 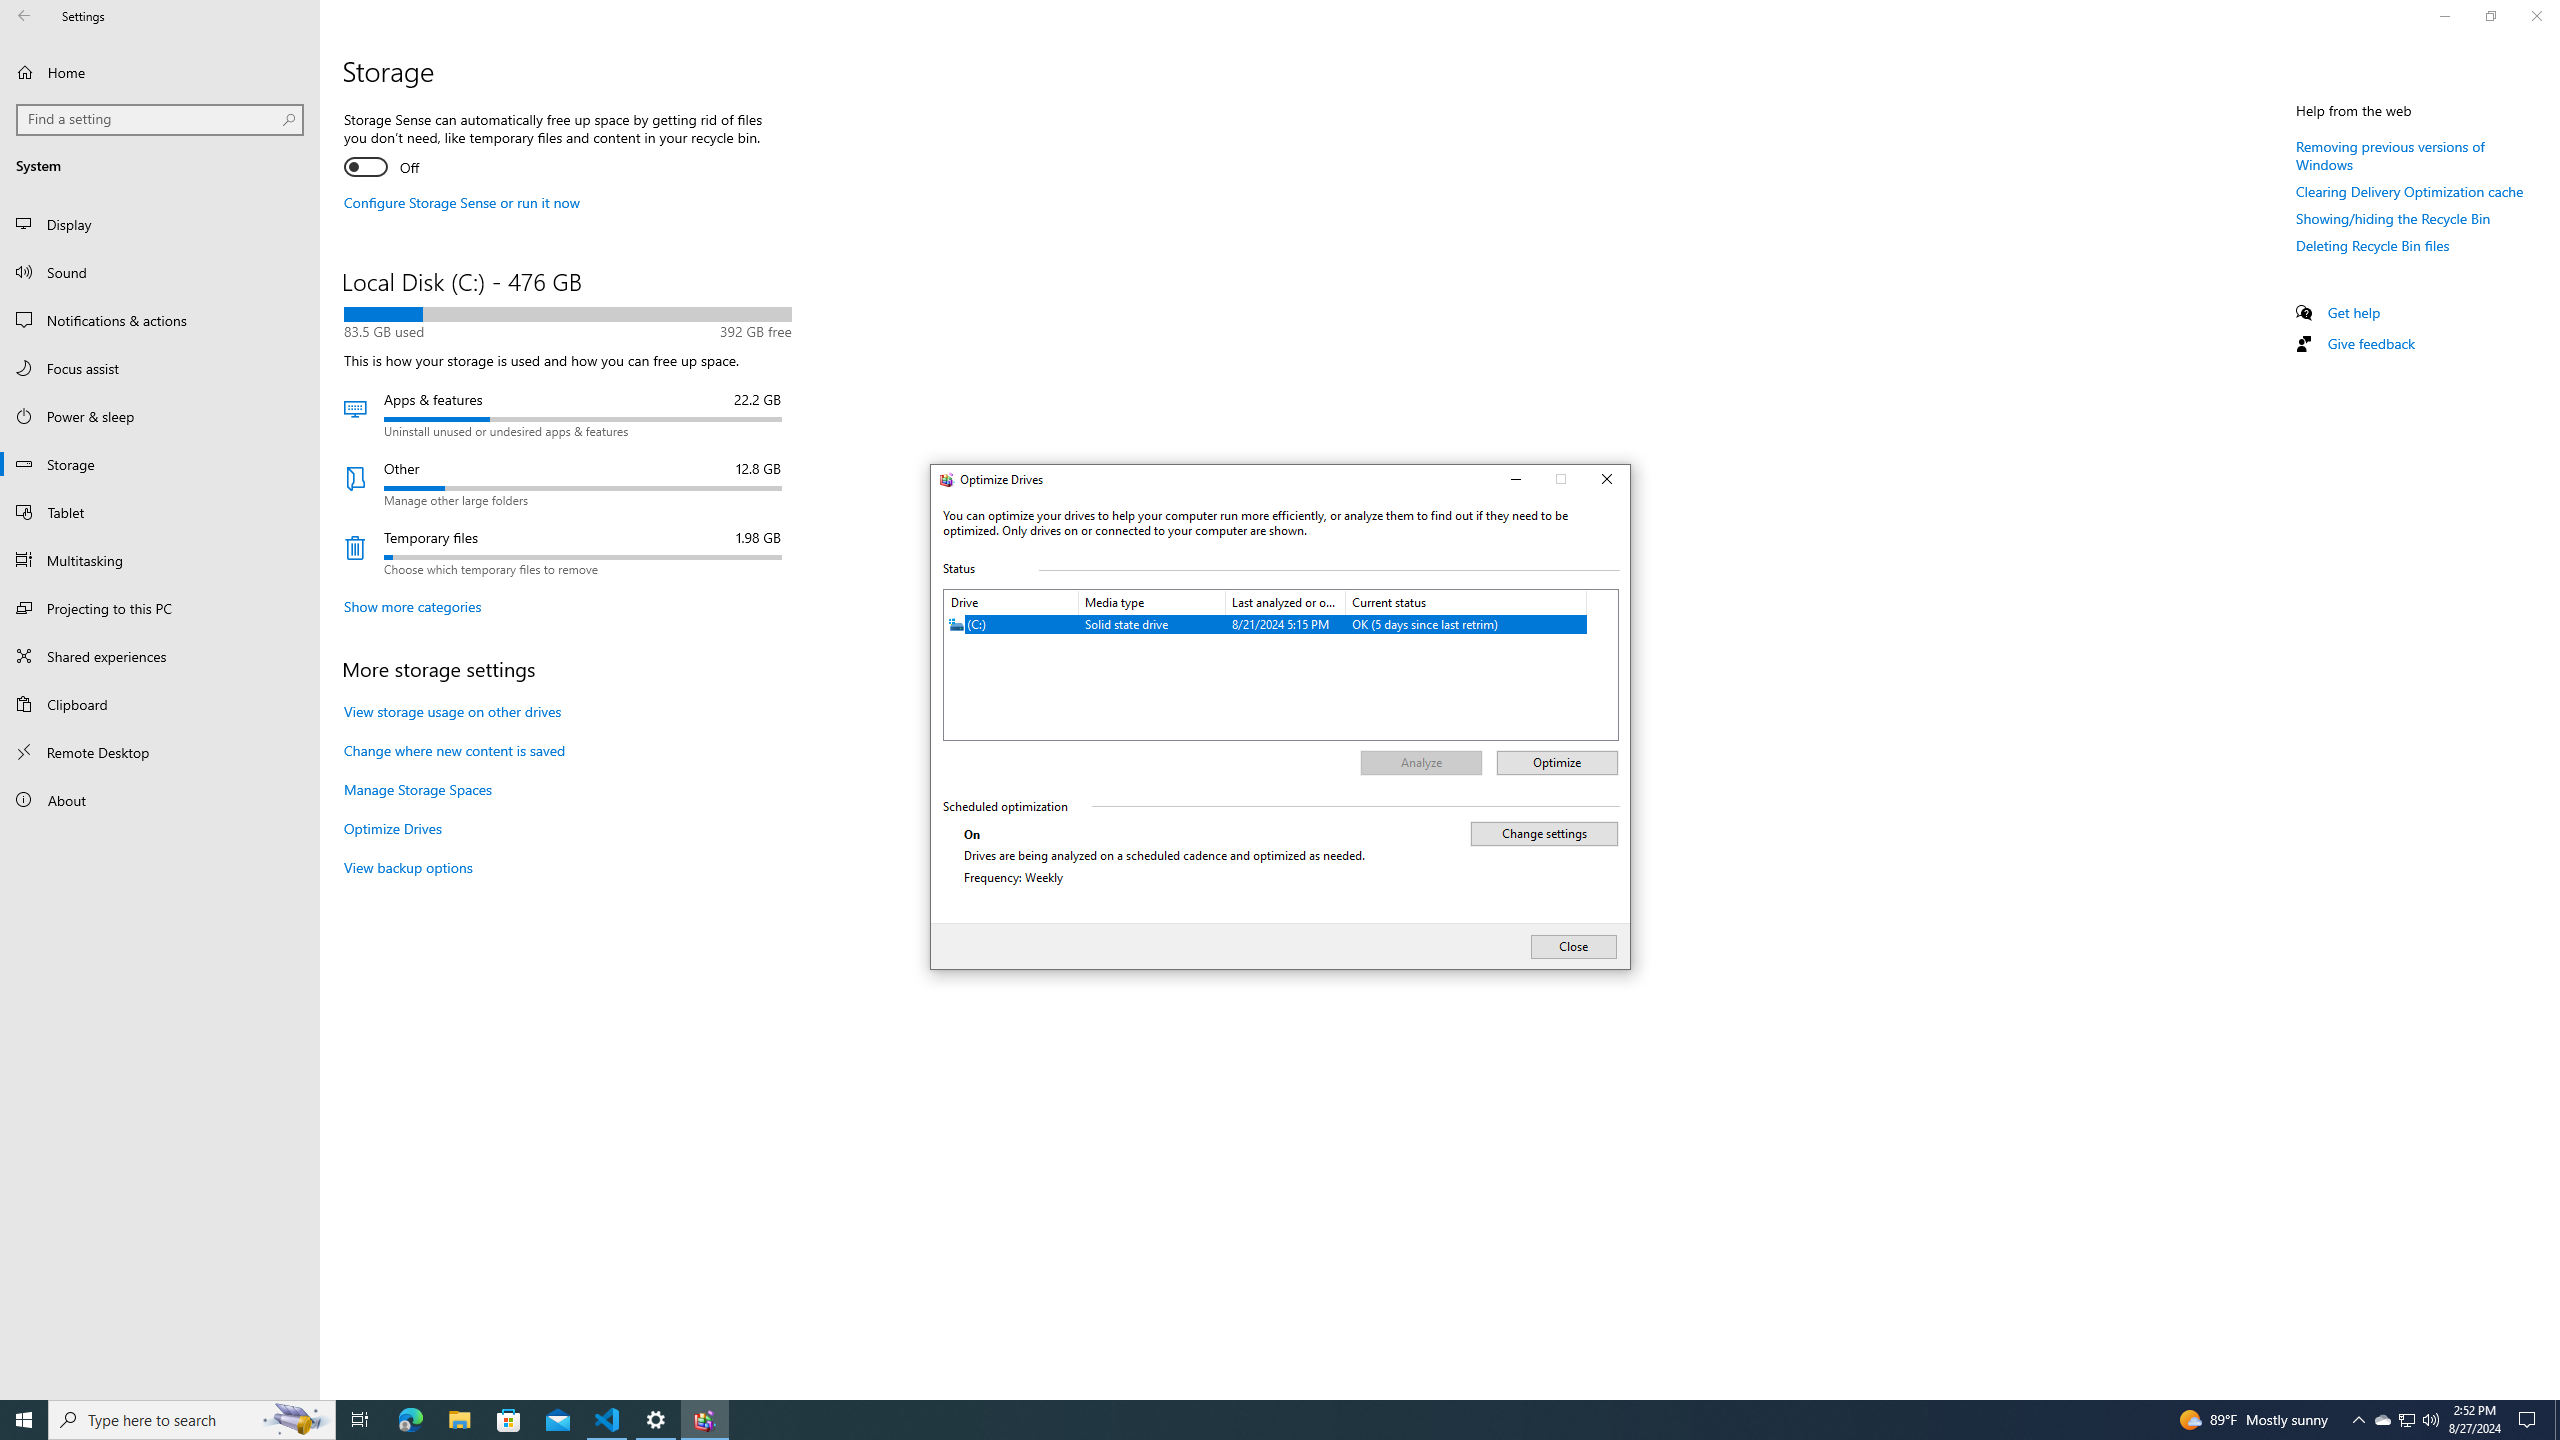 I want to click on 'Maximize', so click(x=1561, y=479).